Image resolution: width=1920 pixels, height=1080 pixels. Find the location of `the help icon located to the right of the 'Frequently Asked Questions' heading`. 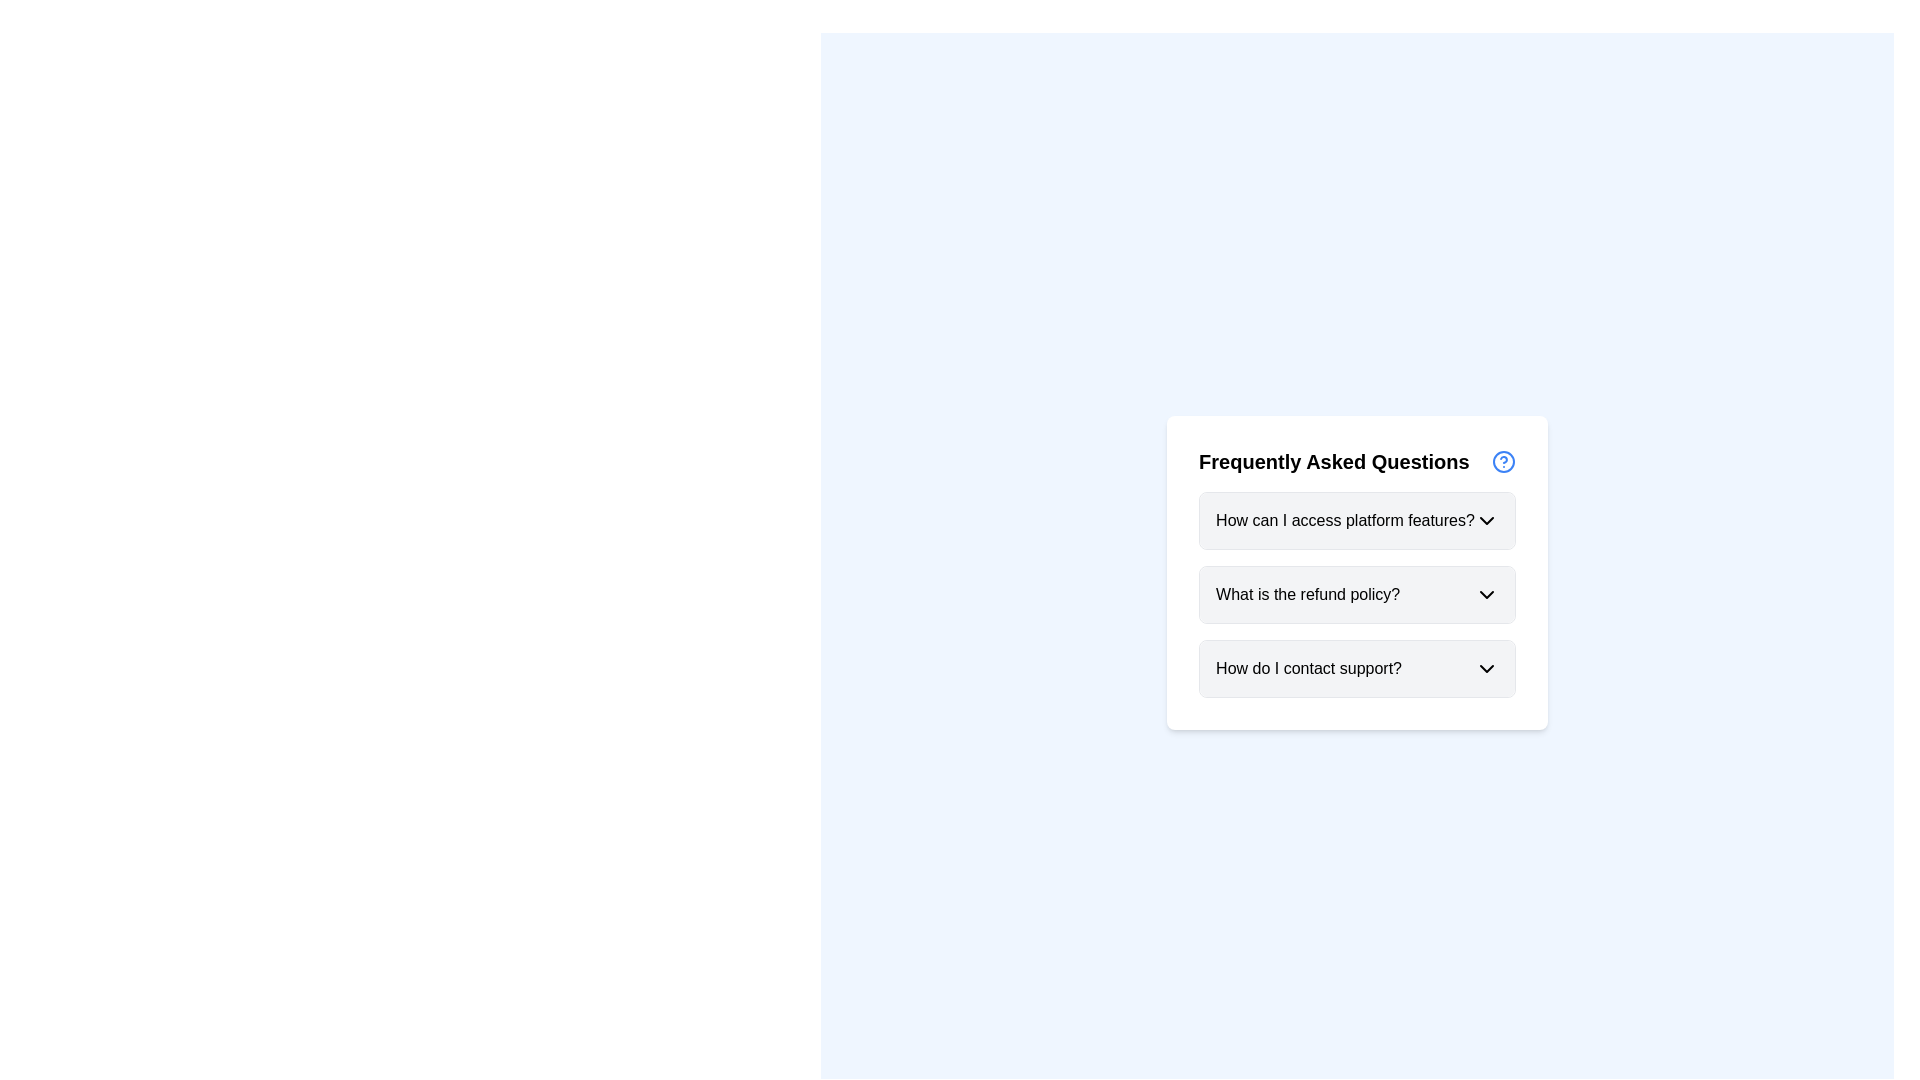

the help icon located to the right of the 'Frequently Asked Questions' heading is located at coordinates (1503, 462).